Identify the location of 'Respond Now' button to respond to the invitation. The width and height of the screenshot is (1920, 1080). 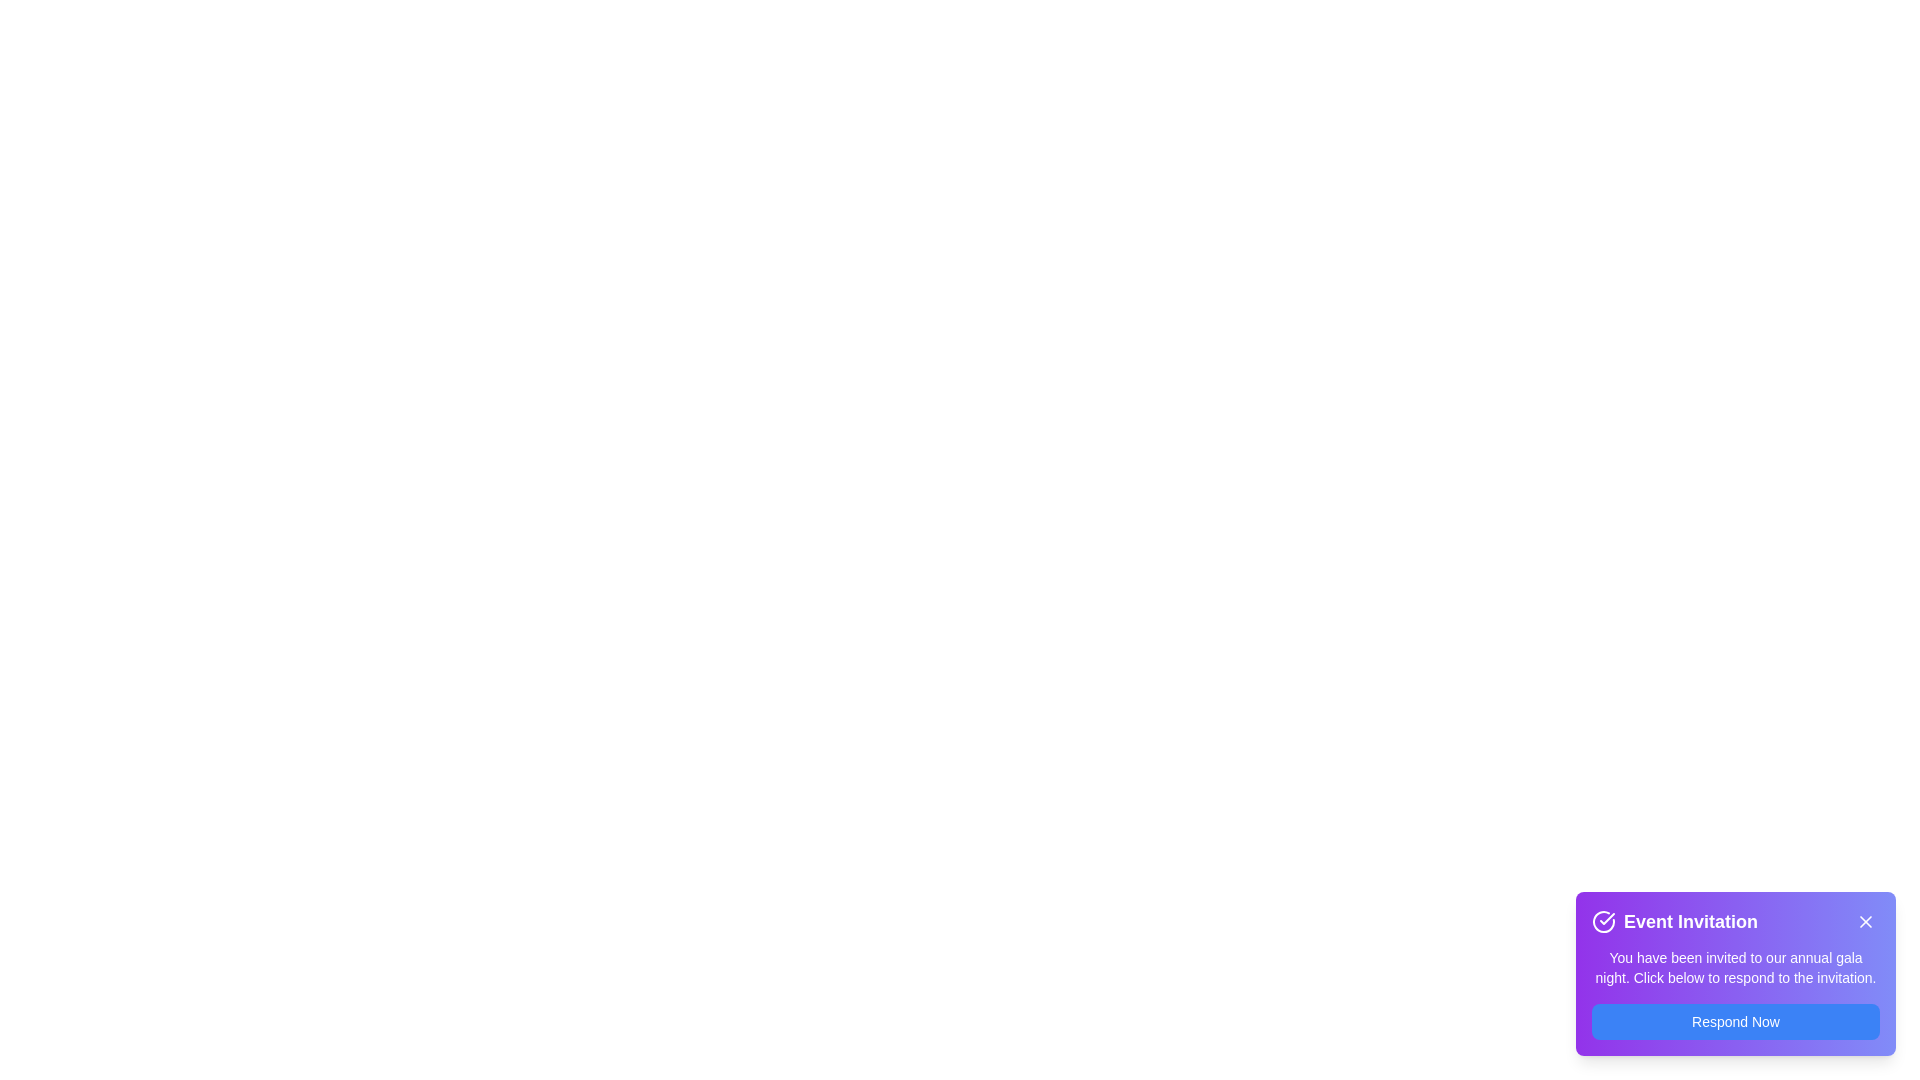
(1735, 1022).